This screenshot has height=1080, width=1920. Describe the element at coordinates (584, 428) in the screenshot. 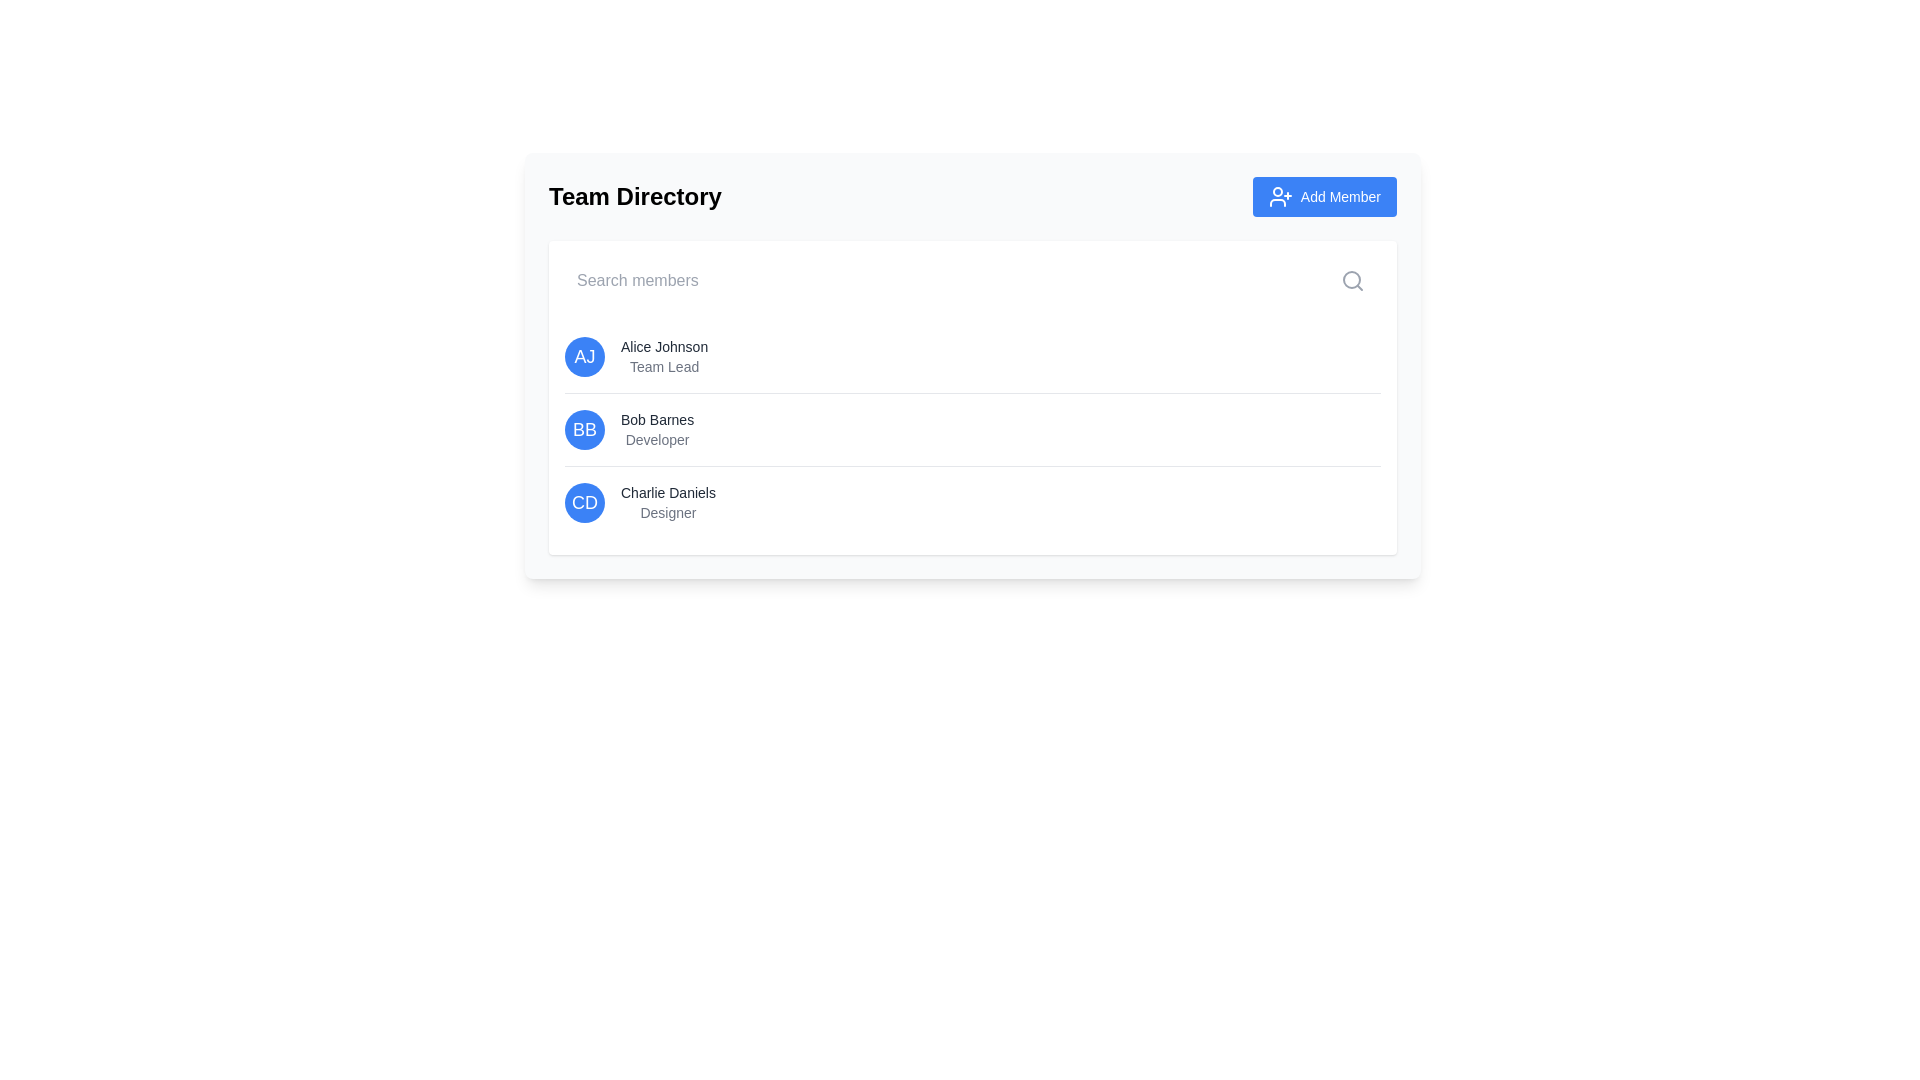

I see `the text element displaying 'BB' in bold white font on a blue circular background, which is part of the member directory for 'Bob Barnes'` at that location.